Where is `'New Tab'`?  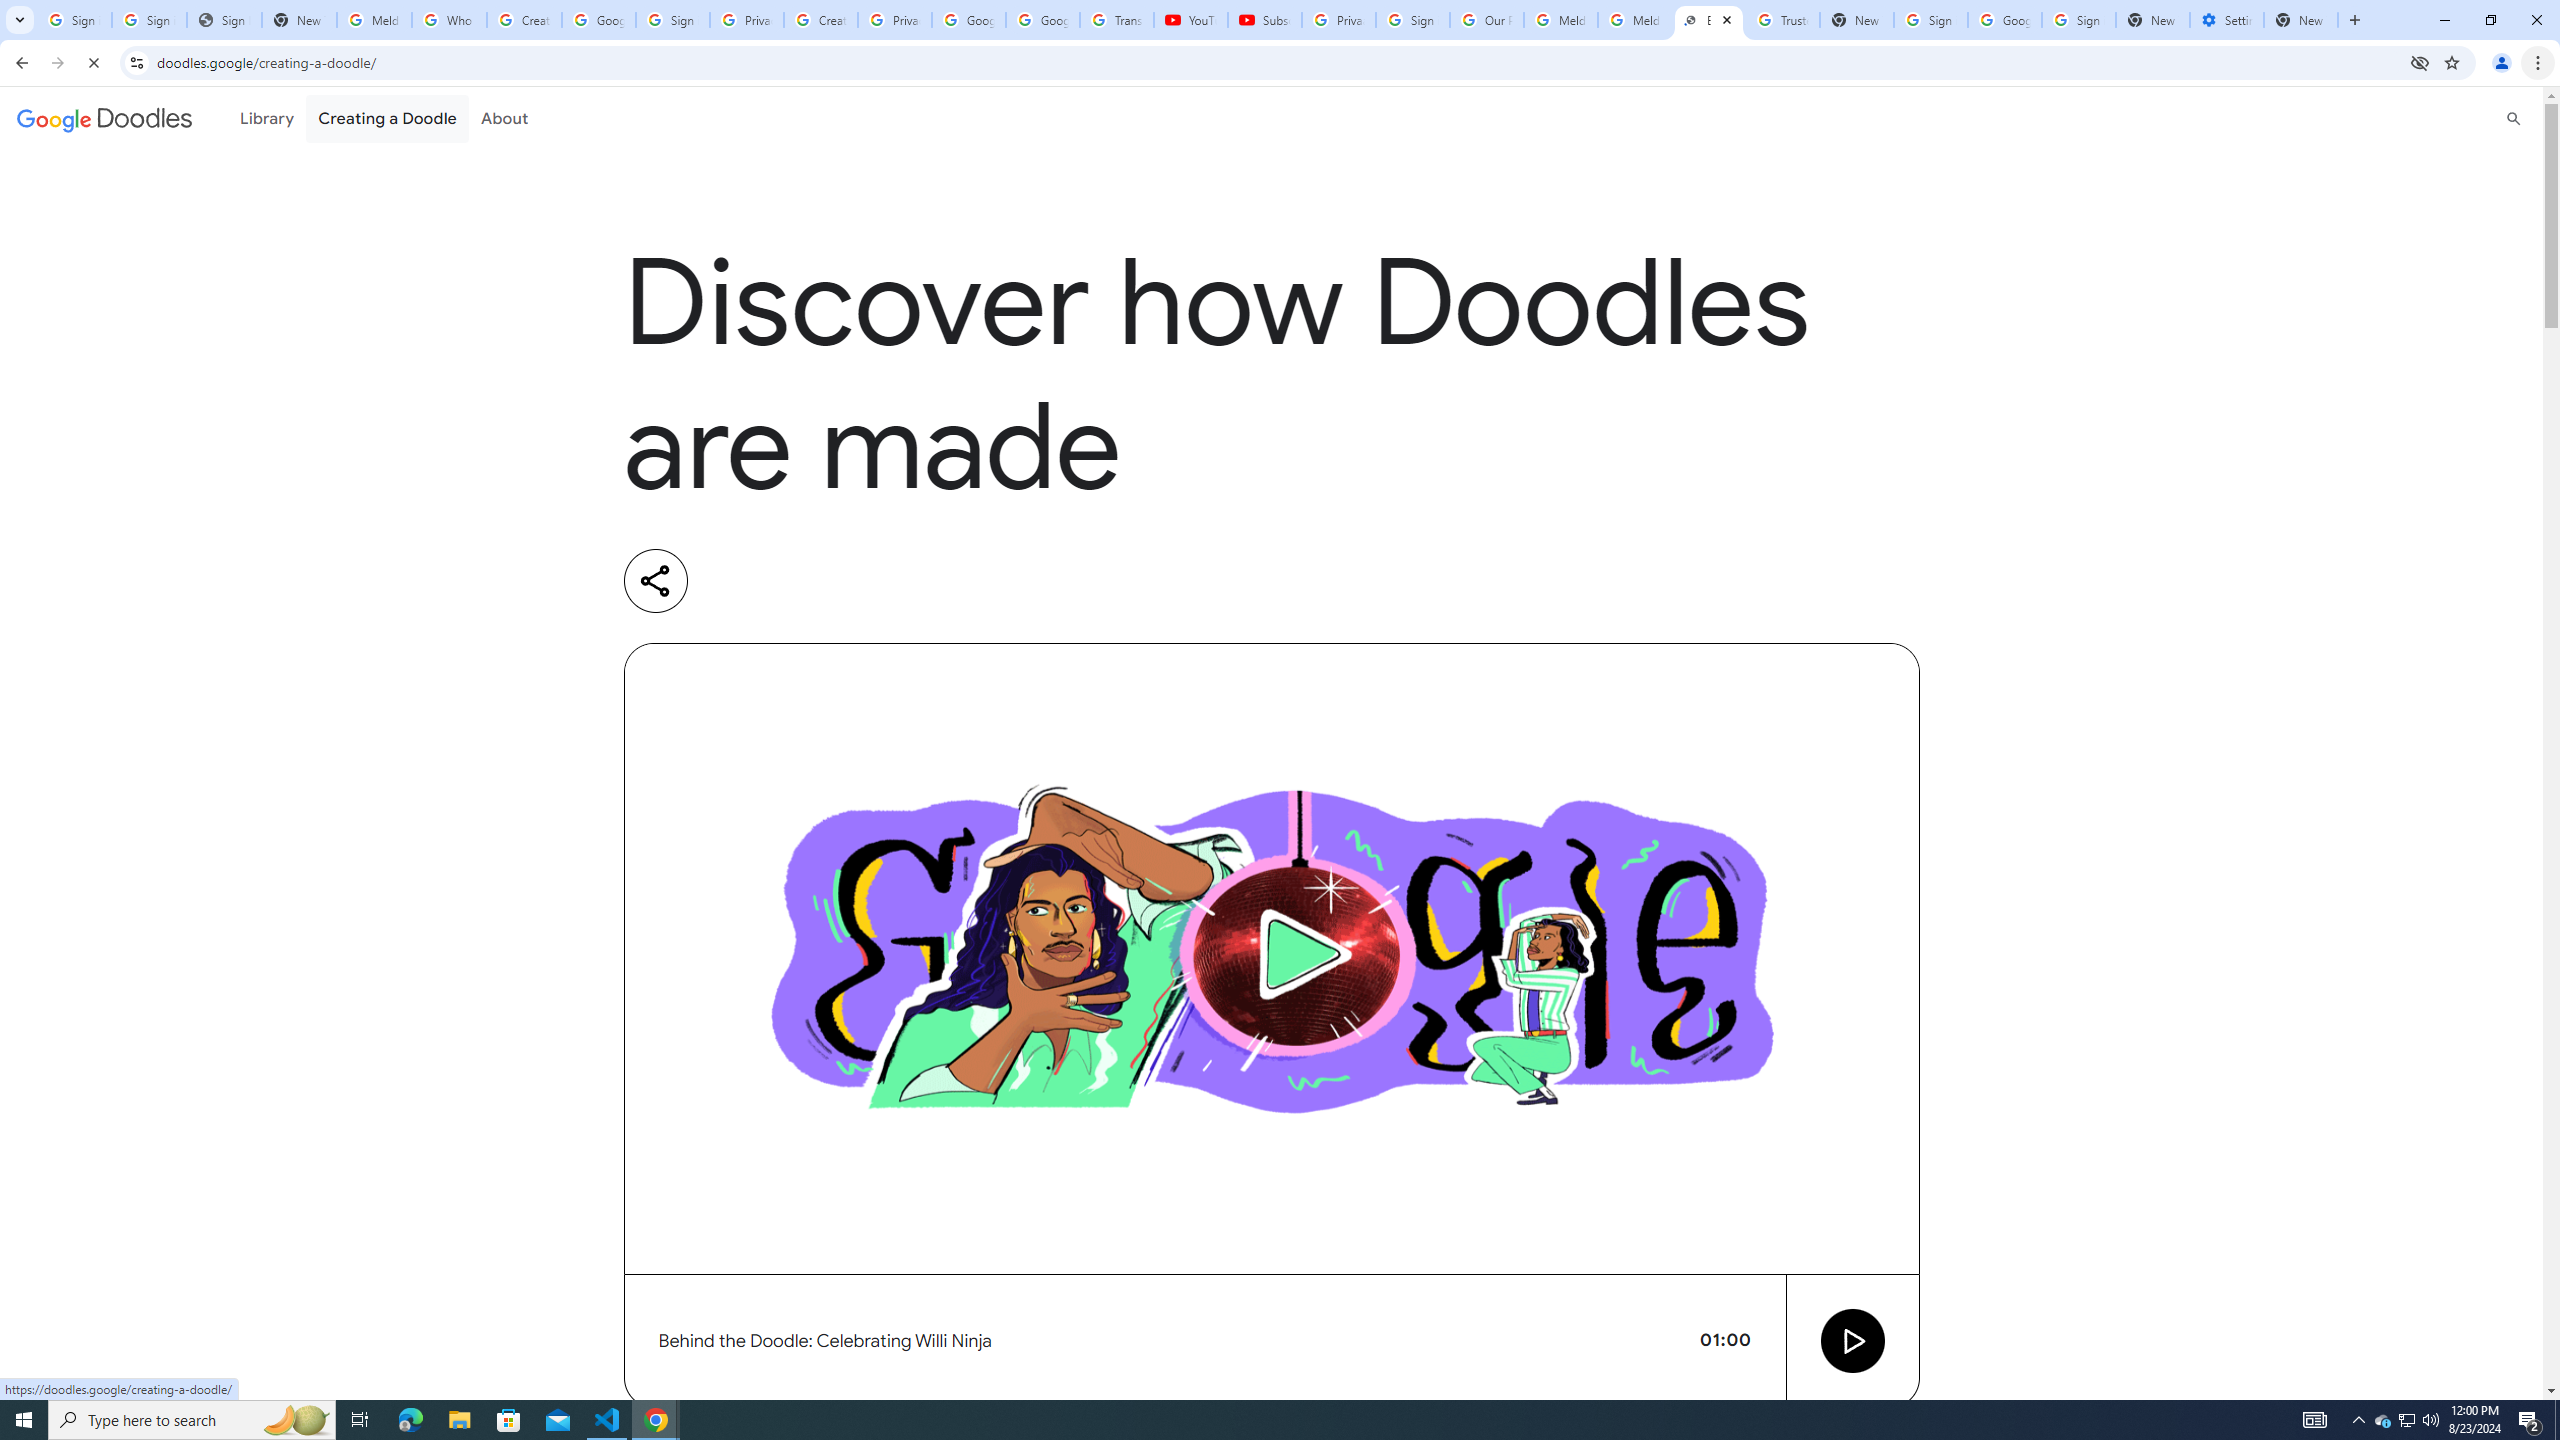 'New Tab' is located at coordinates (2300, 19).